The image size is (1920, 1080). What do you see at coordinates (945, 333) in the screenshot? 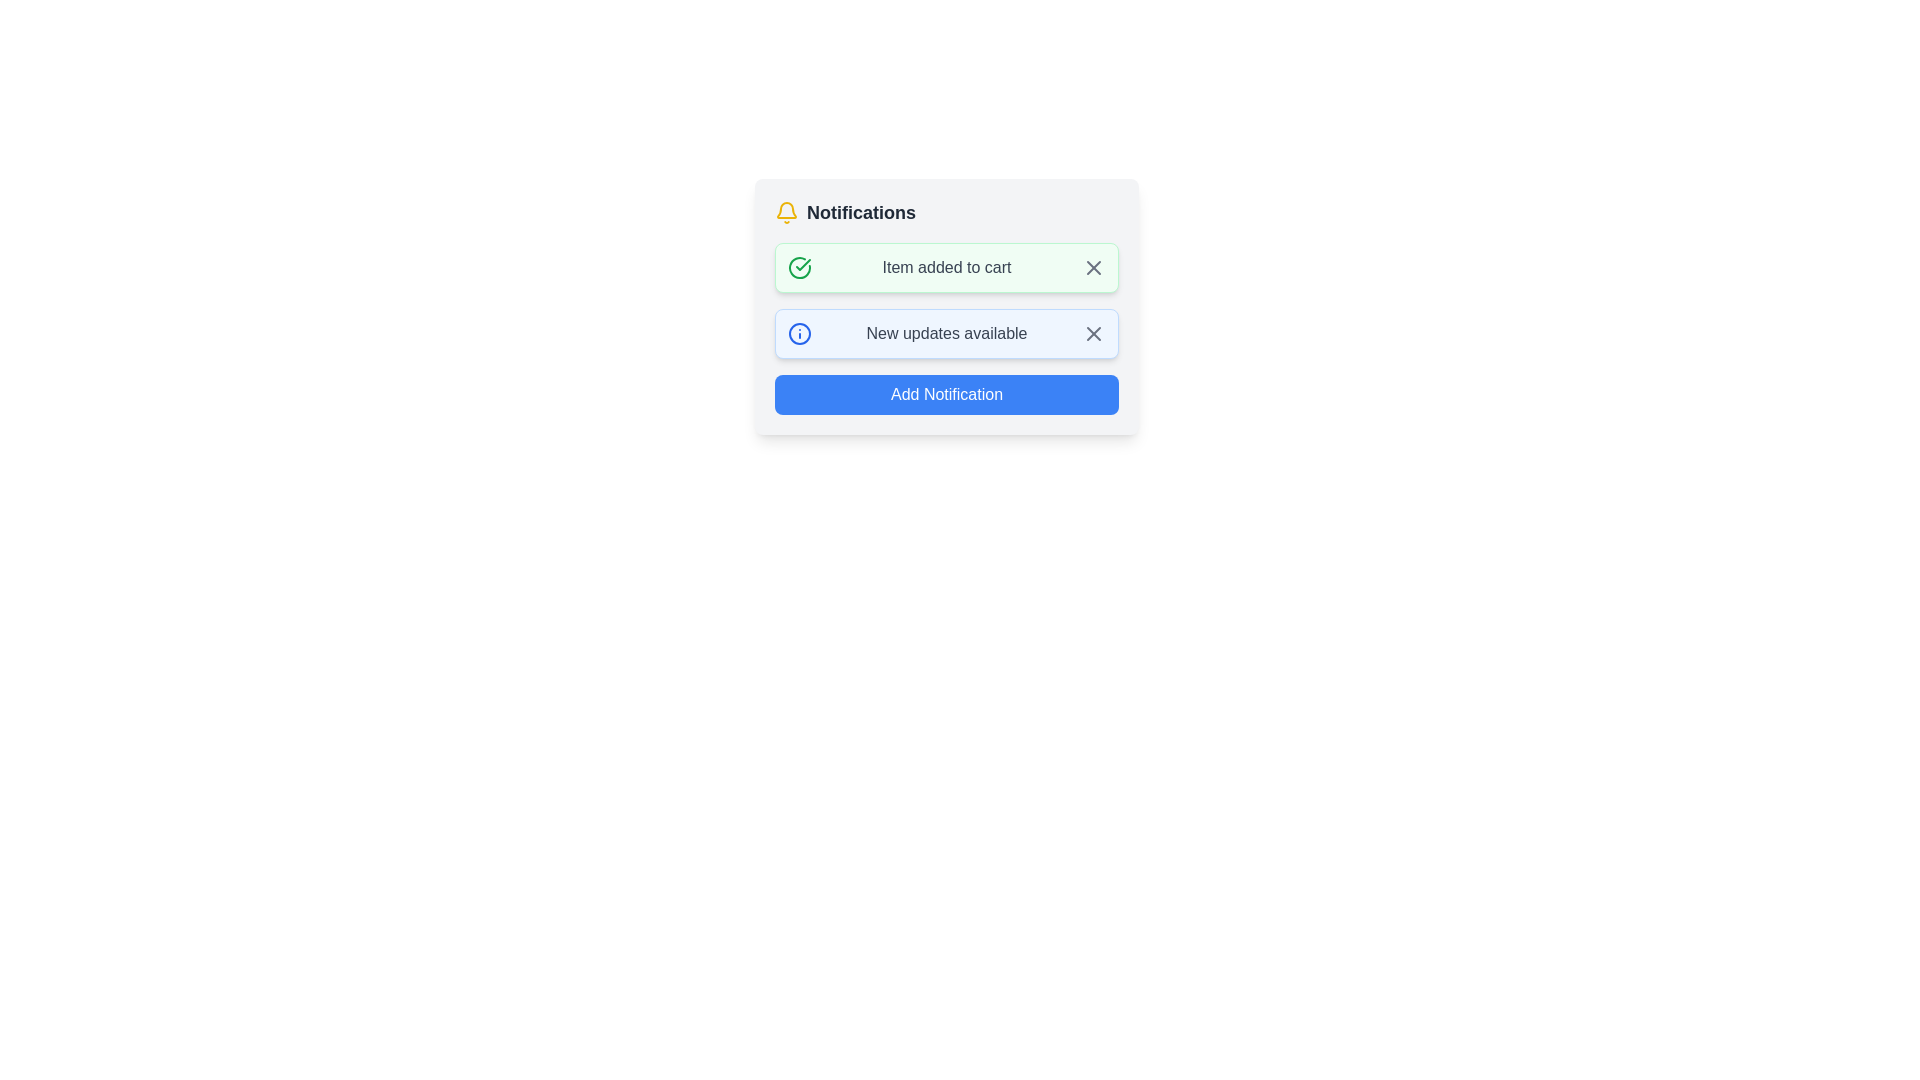
I see `the text label displaying 'New updates available' within the notification box that has a blue background and rounded corners` at bounding box center [945, 333].